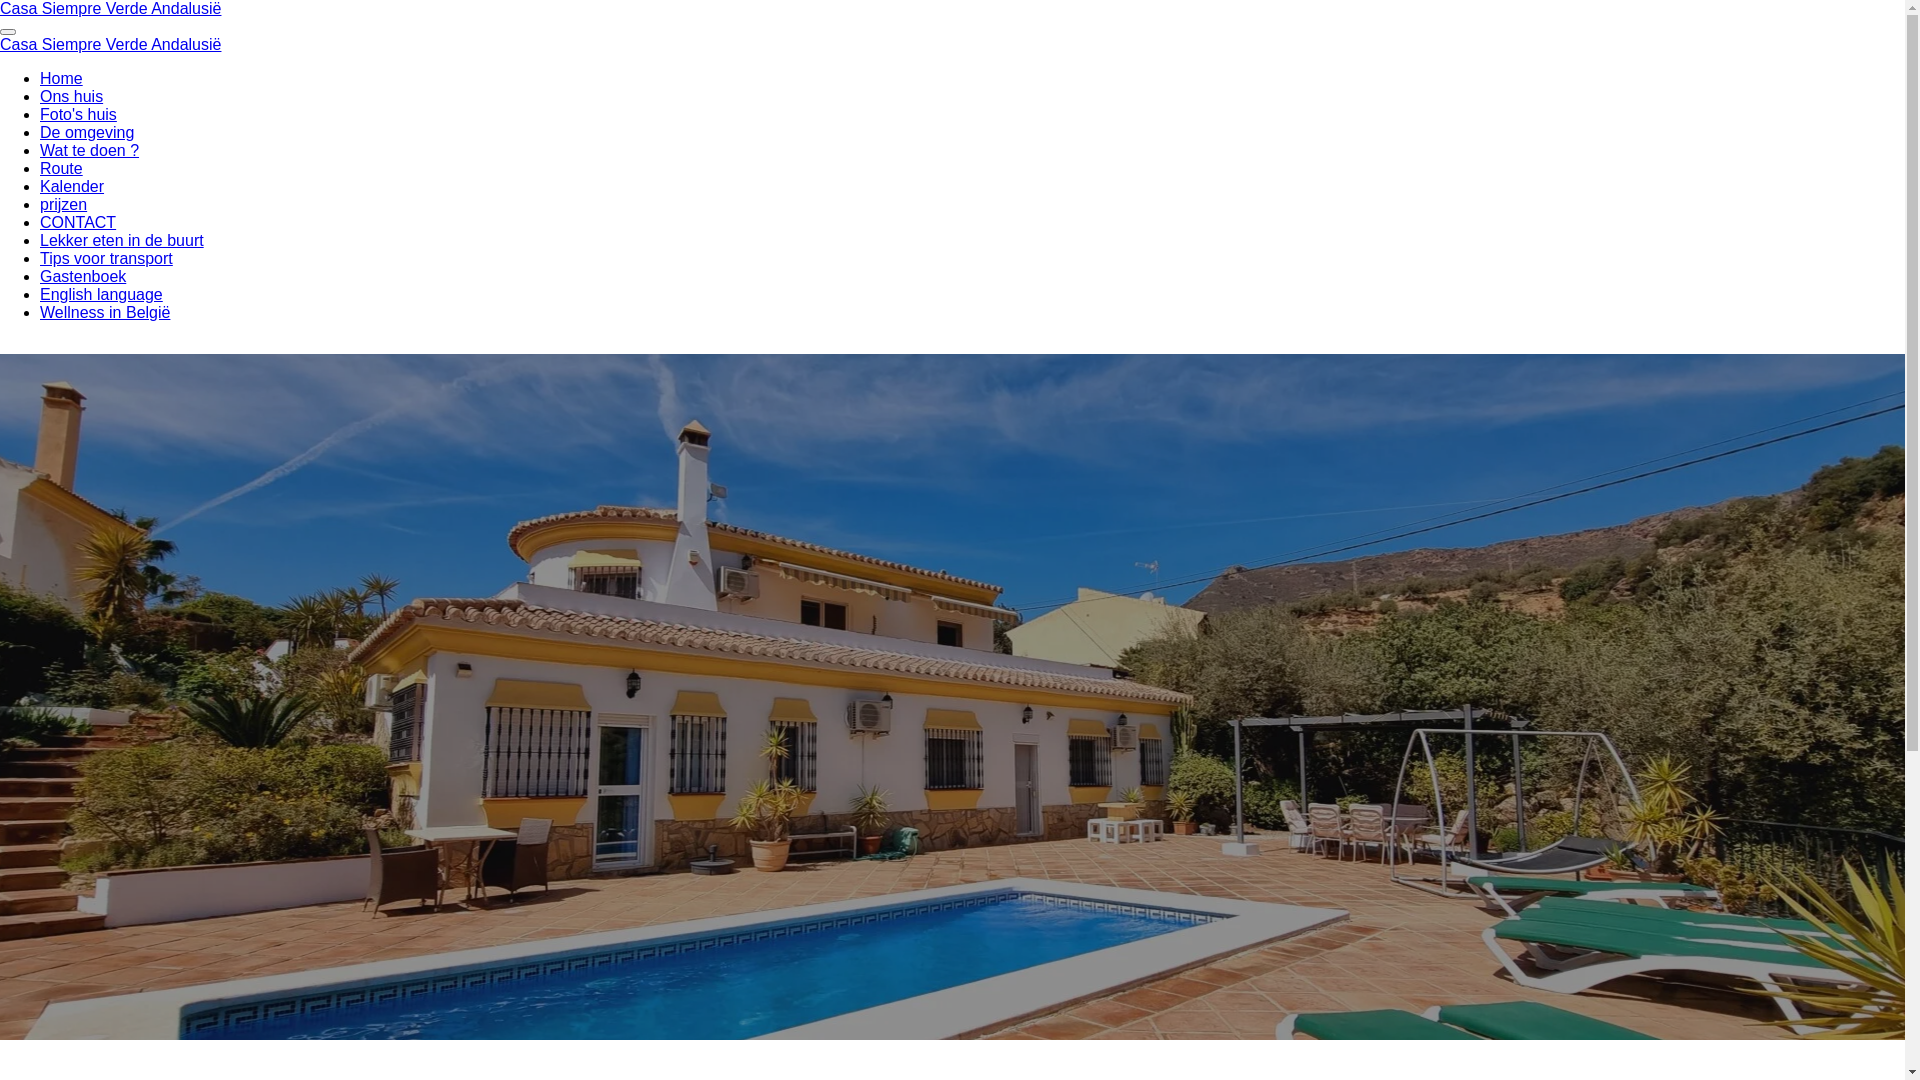 The width and height of the screenshot is (1920, 1080). Describe the element at coordinates (77, 222) in the screenshot. I see `'CONTACT'` at that location.